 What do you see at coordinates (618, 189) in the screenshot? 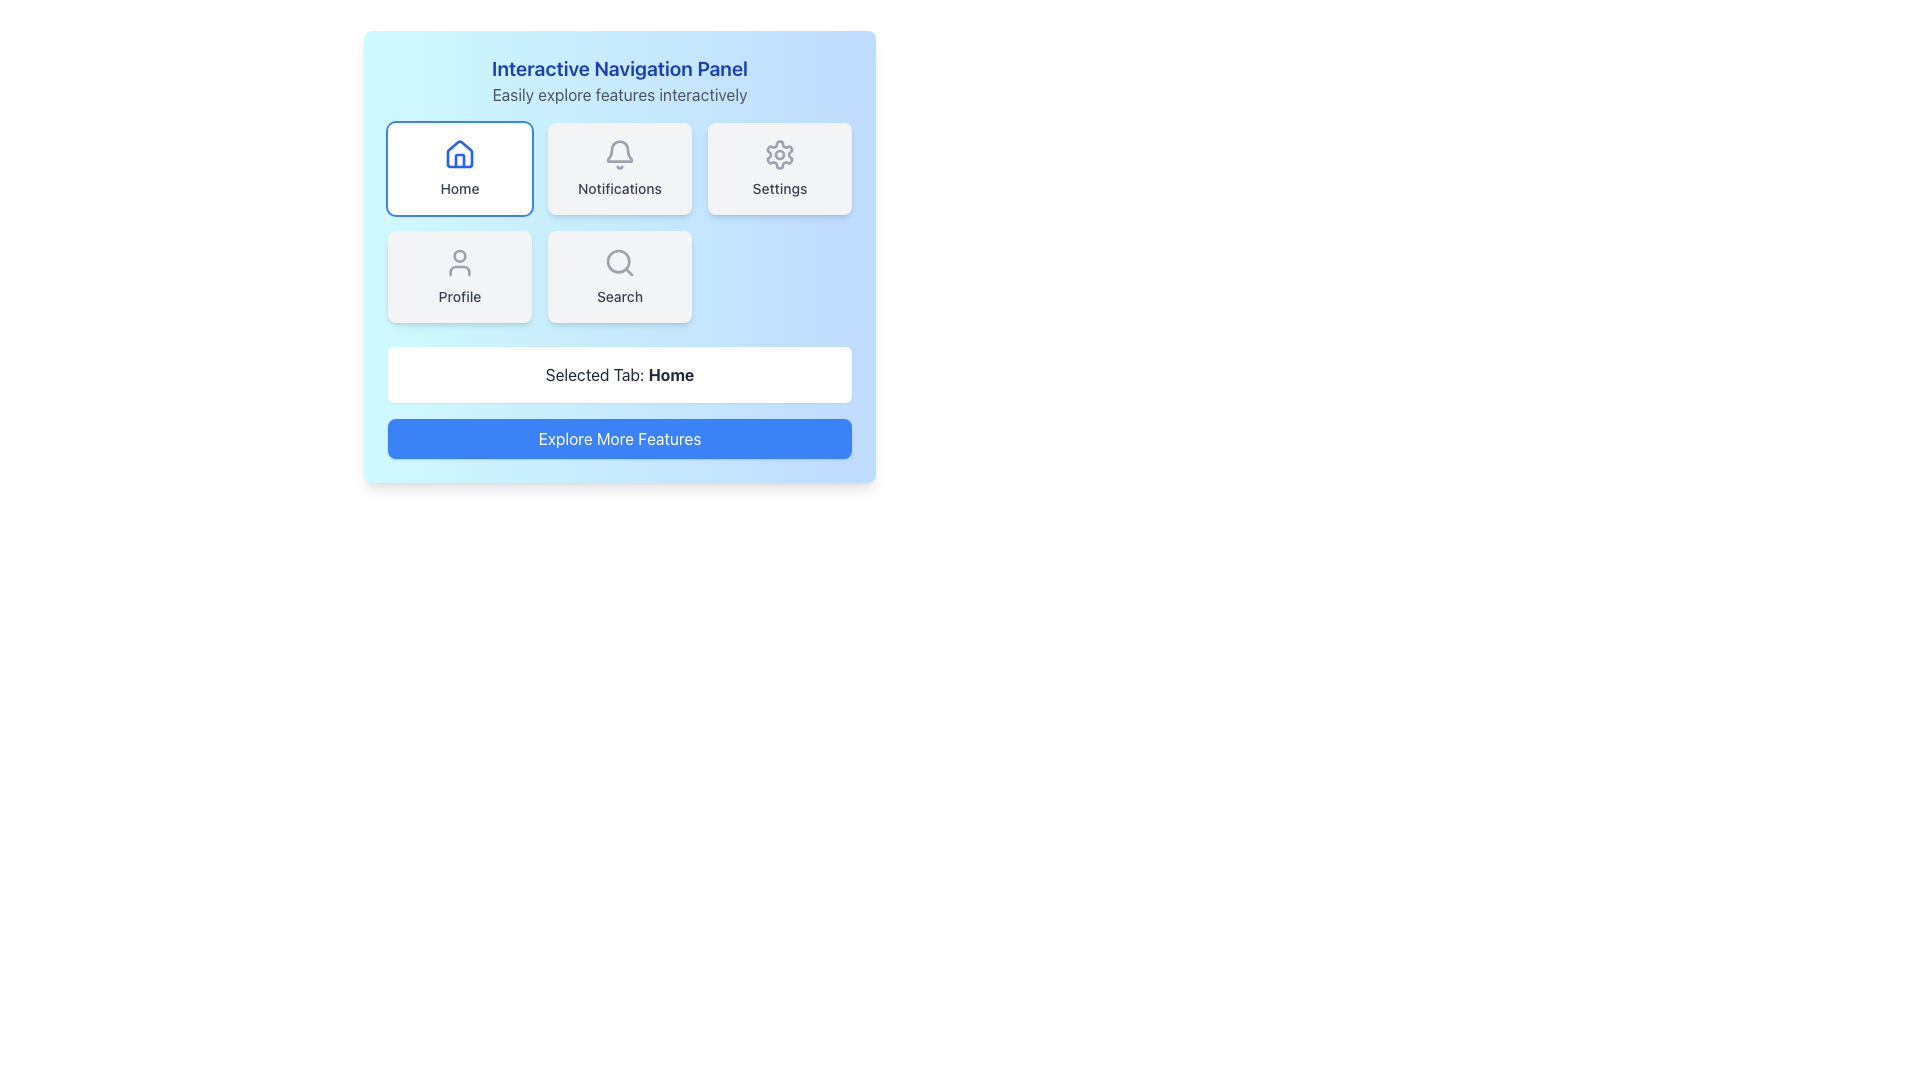
I see `the text label that provides information about the functionality of the adjacent notification icon, located below the notification bell icon in the second column of the top row of the grid` at bounding box center [618, 189].